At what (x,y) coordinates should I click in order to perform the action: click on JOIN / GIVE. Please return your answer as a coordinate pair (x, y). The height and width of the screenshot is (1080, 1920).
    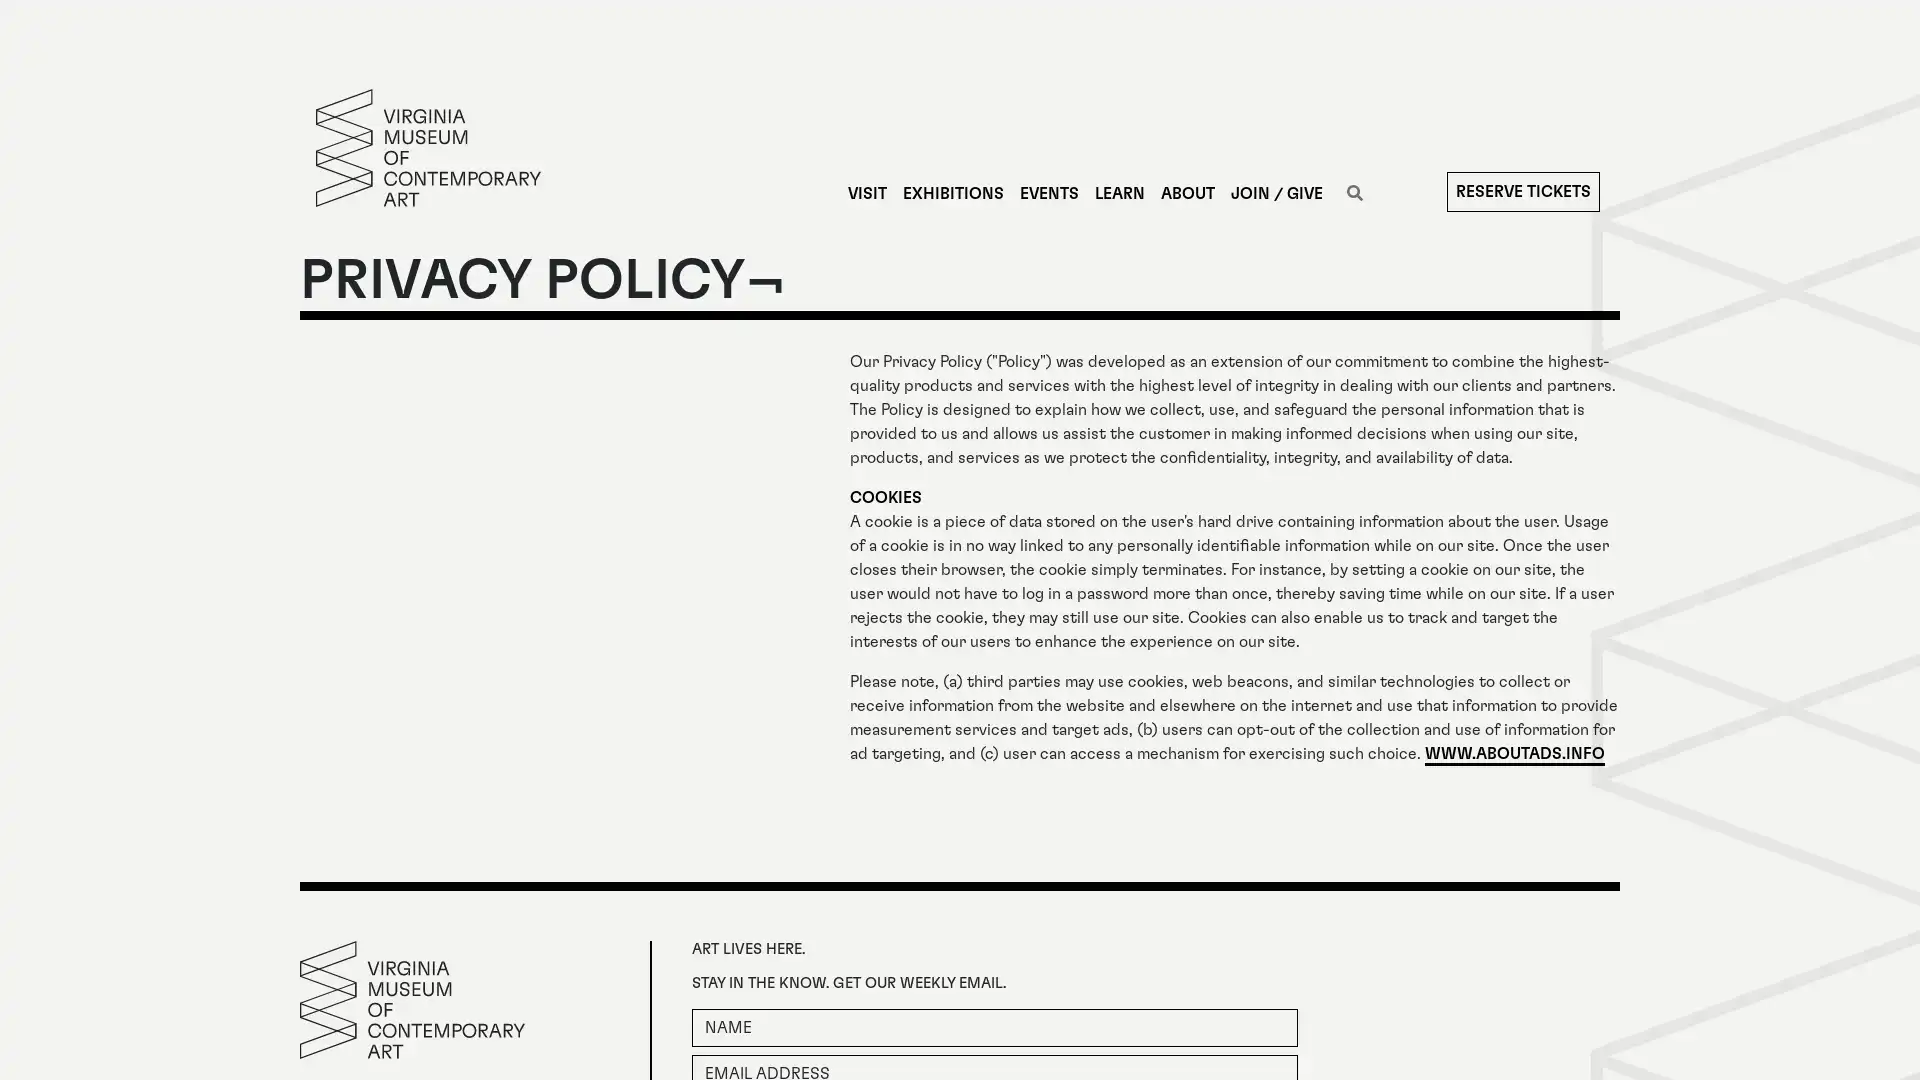
    Looking at the image, I should click on (1275, 193).